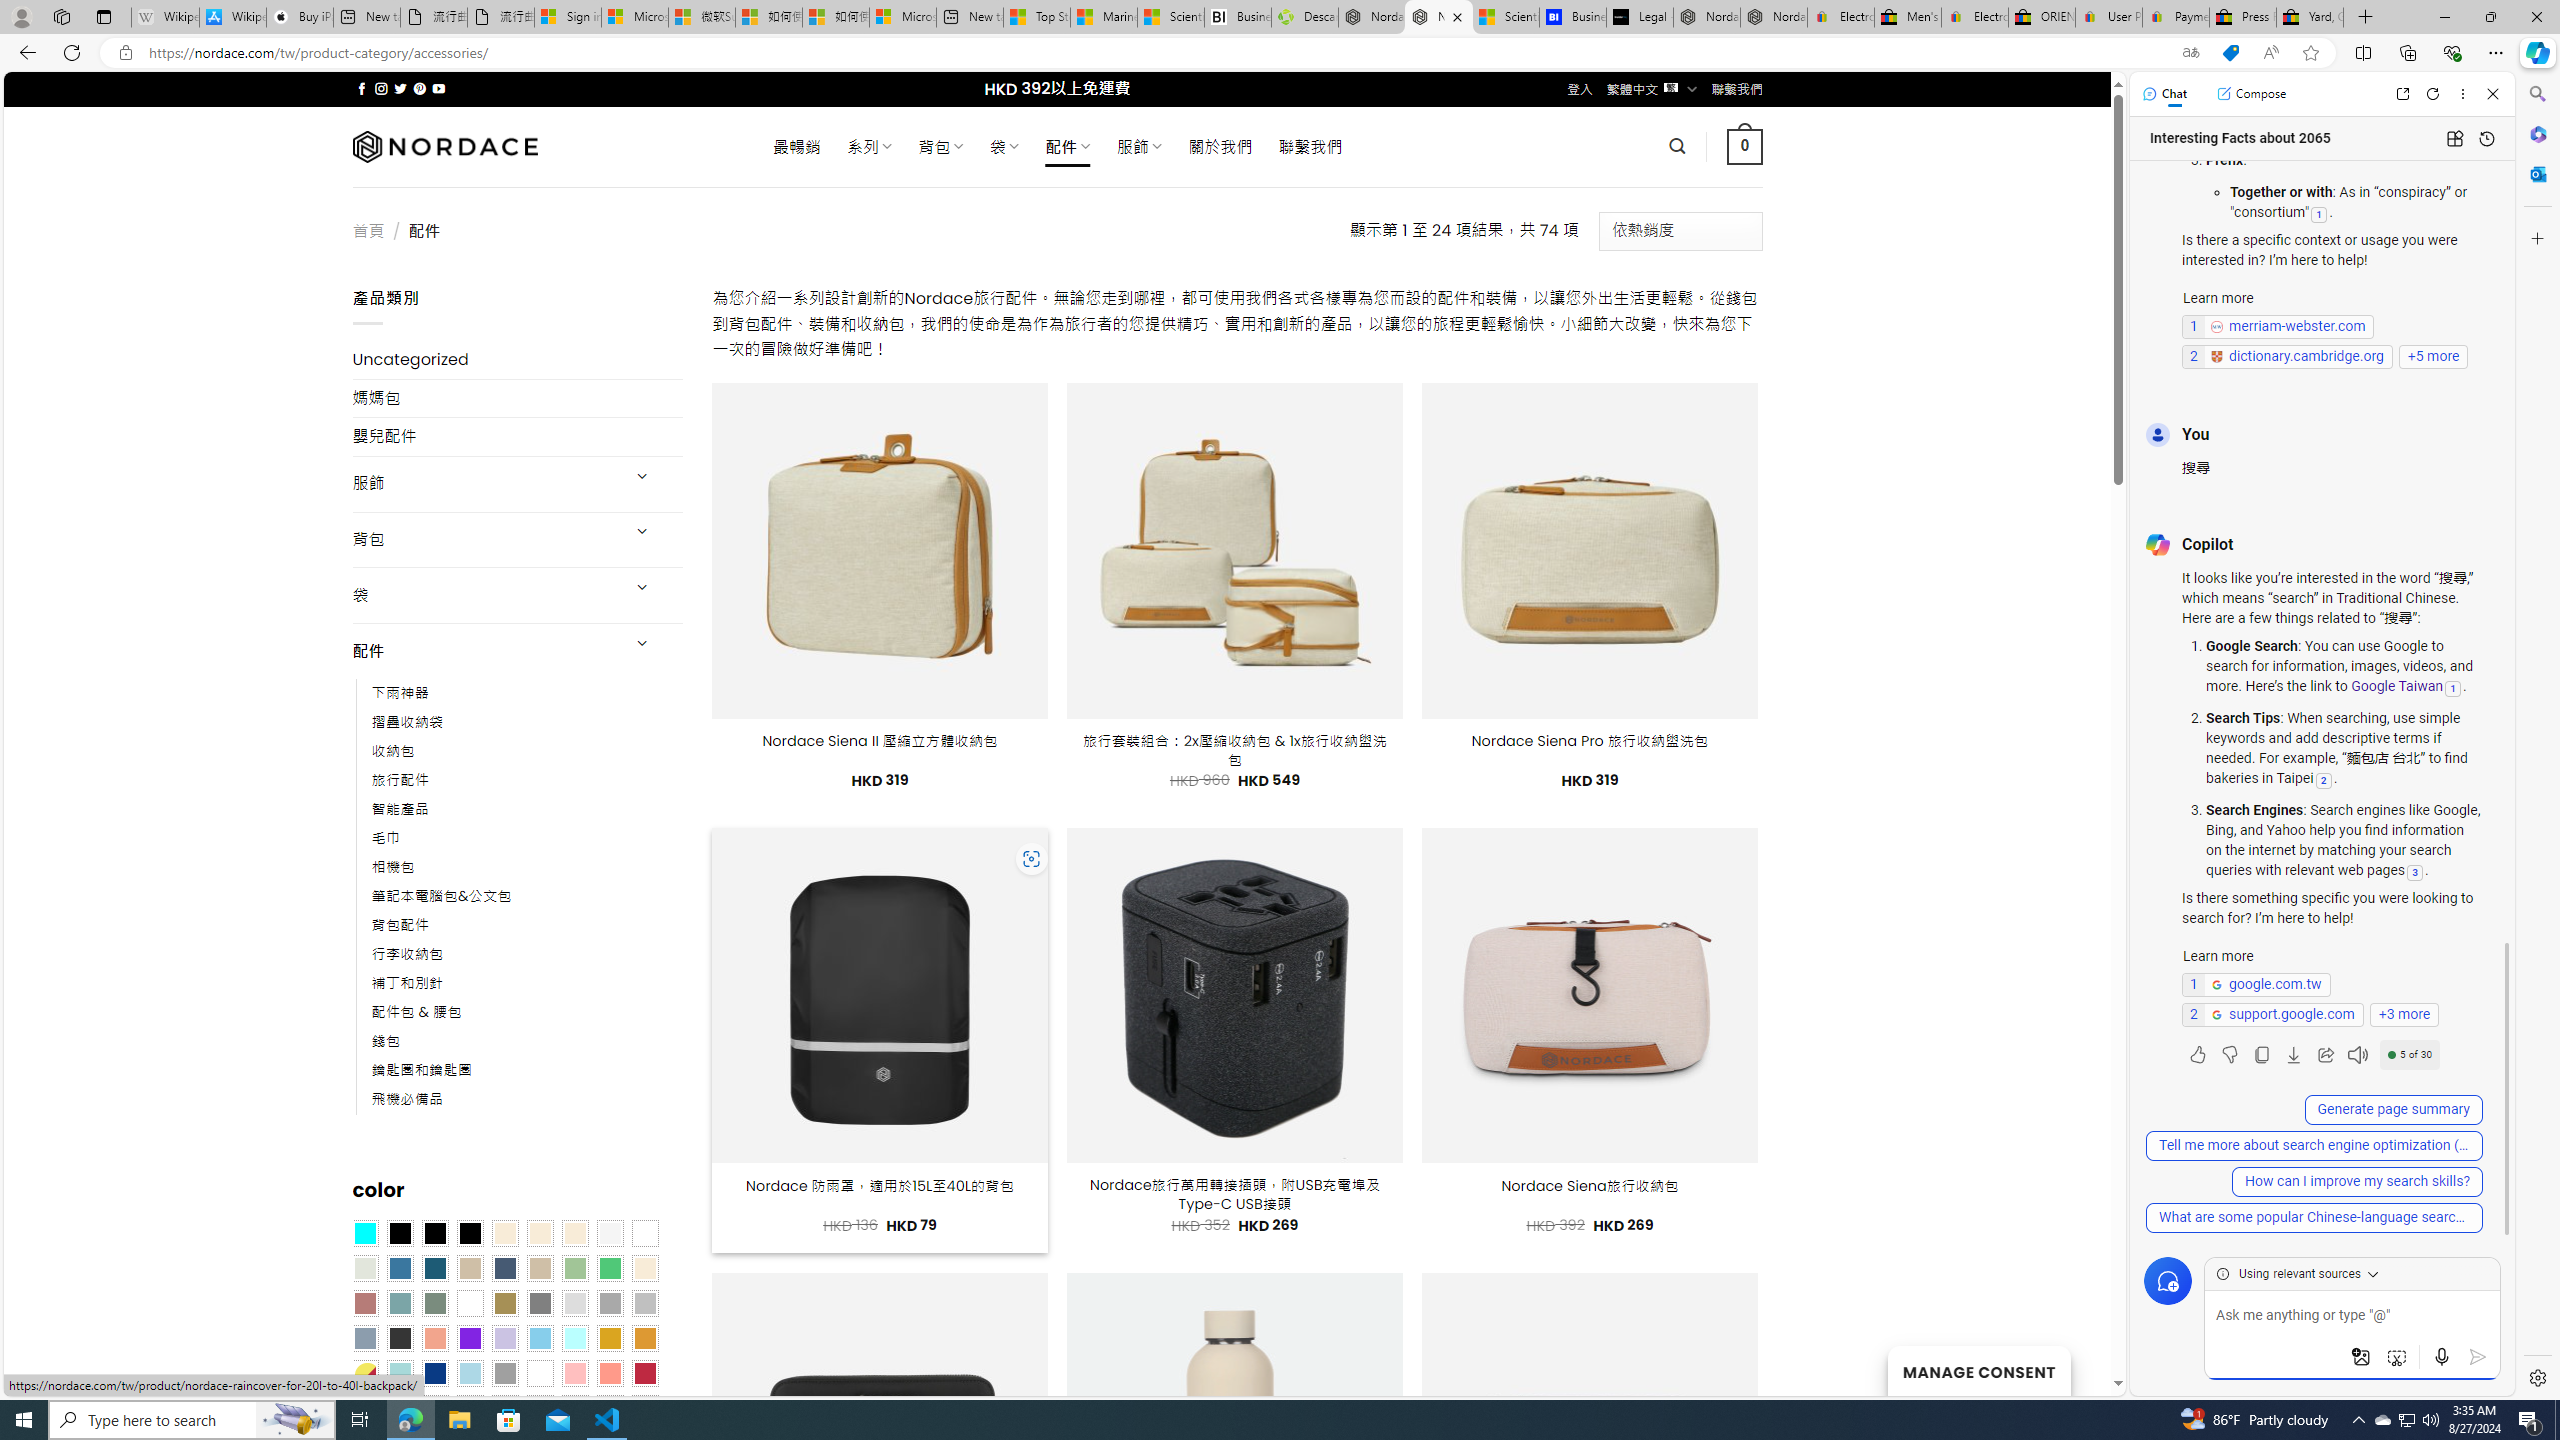 Image resolution: width=2560 pixels, height=1440 pixels. I want to click on 'Side bar', so click(2537, 735).